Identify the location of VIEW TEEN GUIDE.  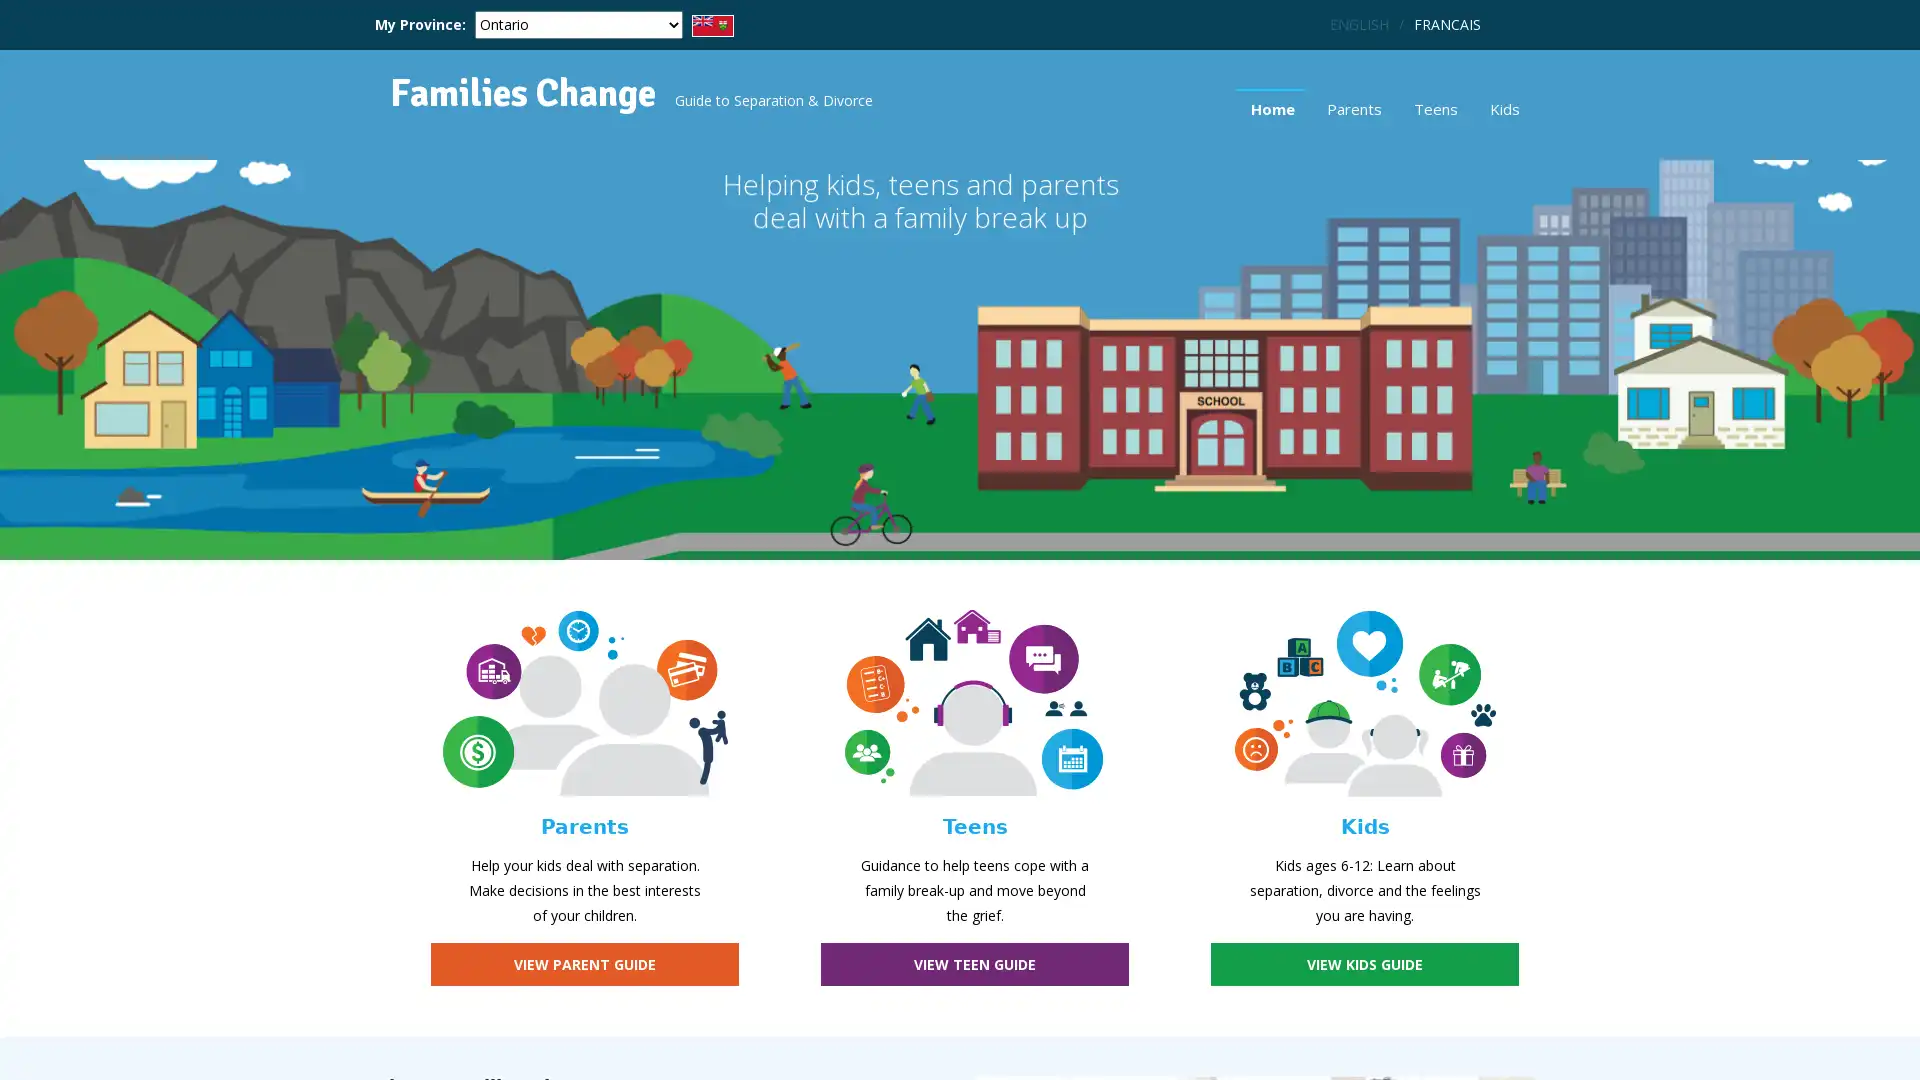
(974, 963).